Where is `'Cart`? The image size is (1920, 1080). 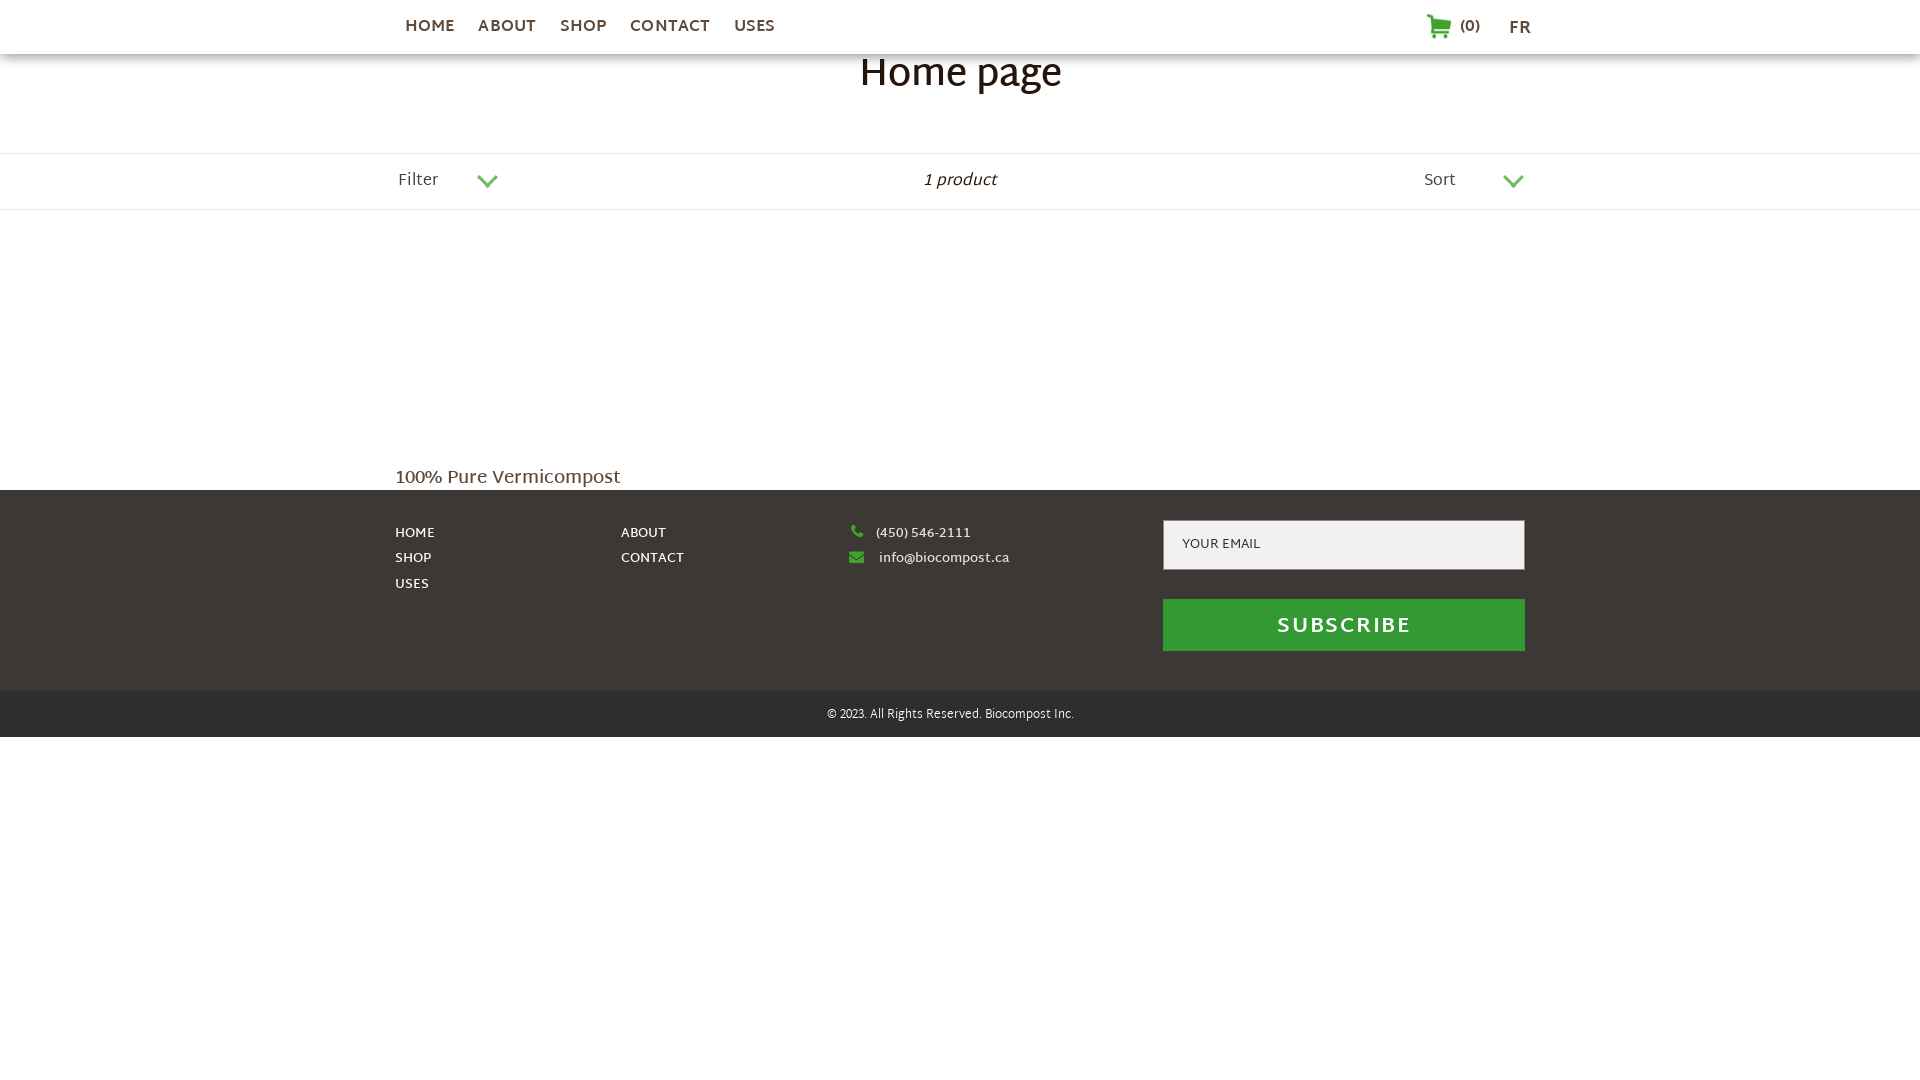 'Cart is located at coordinates (1455, 27).